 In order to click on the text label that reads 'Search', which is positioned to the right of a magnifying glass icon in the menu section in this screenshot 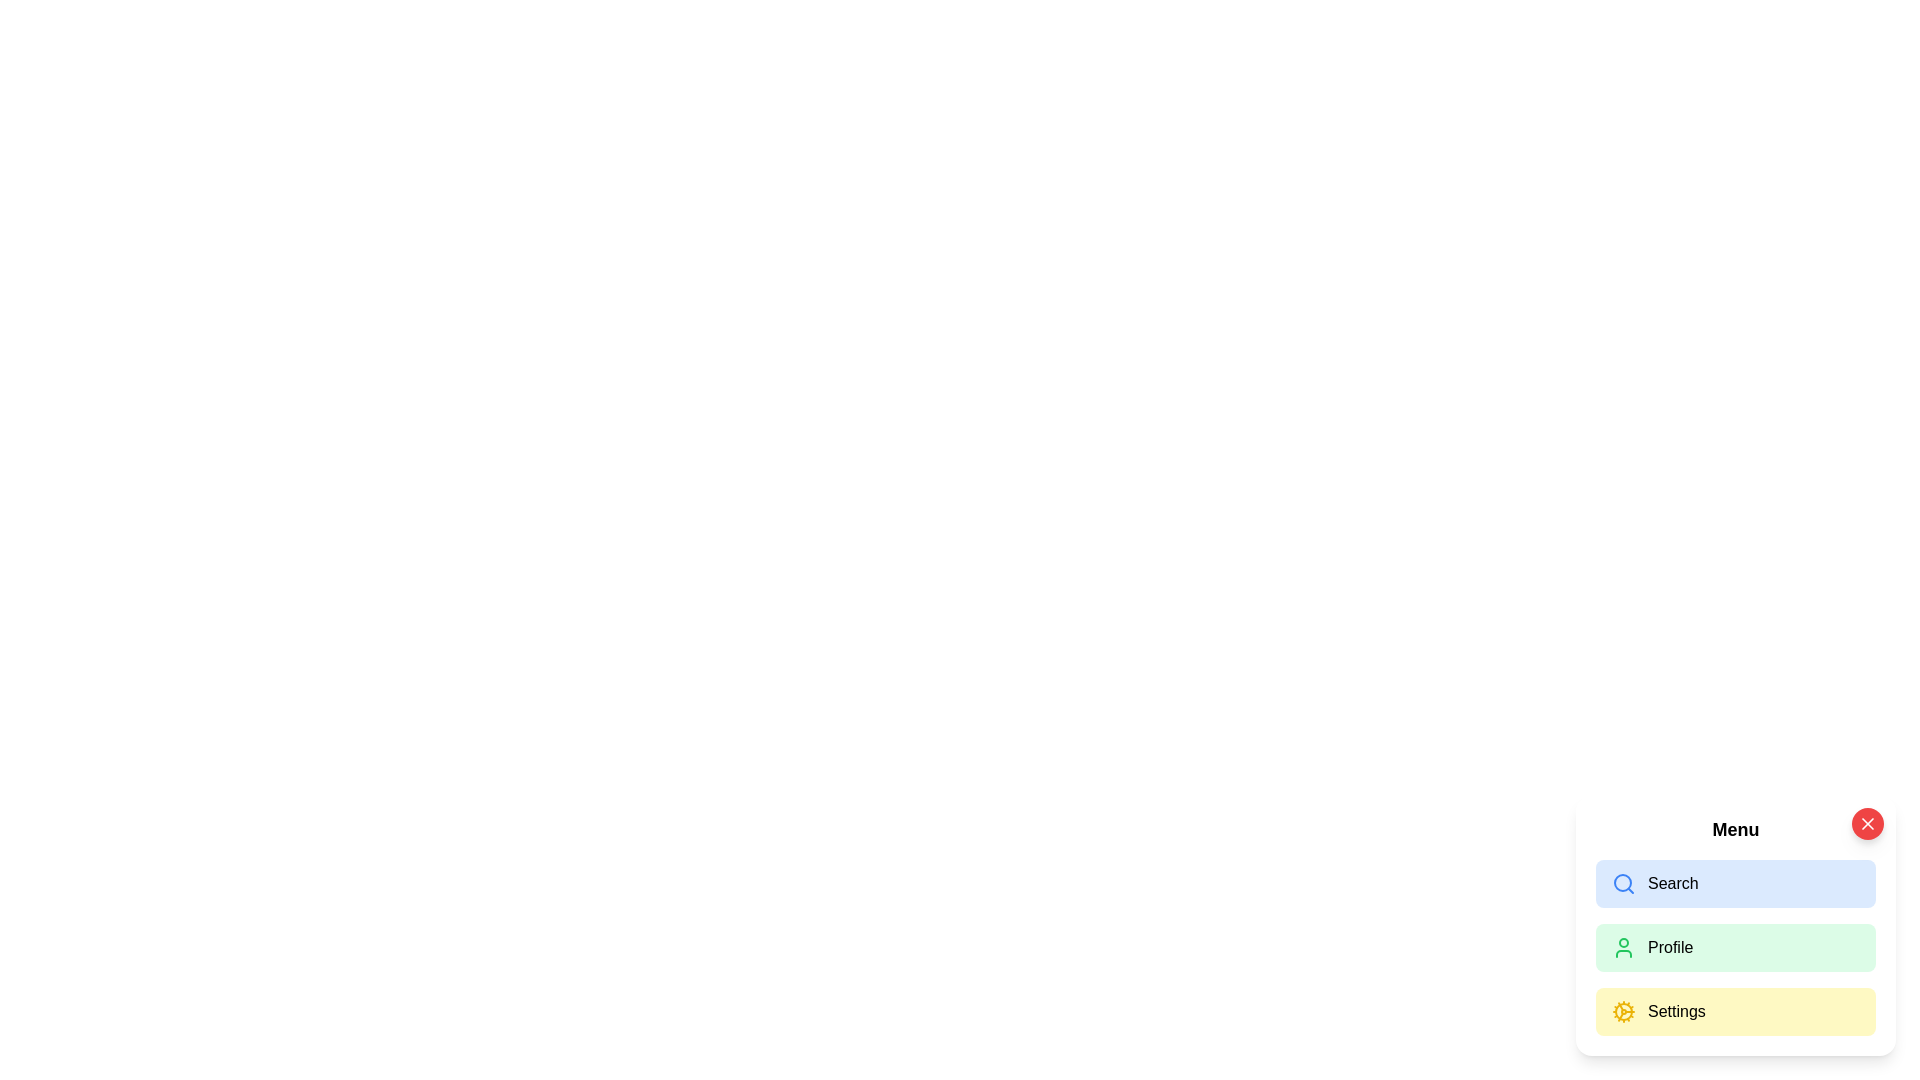, I will do `click(1673, 882)`.